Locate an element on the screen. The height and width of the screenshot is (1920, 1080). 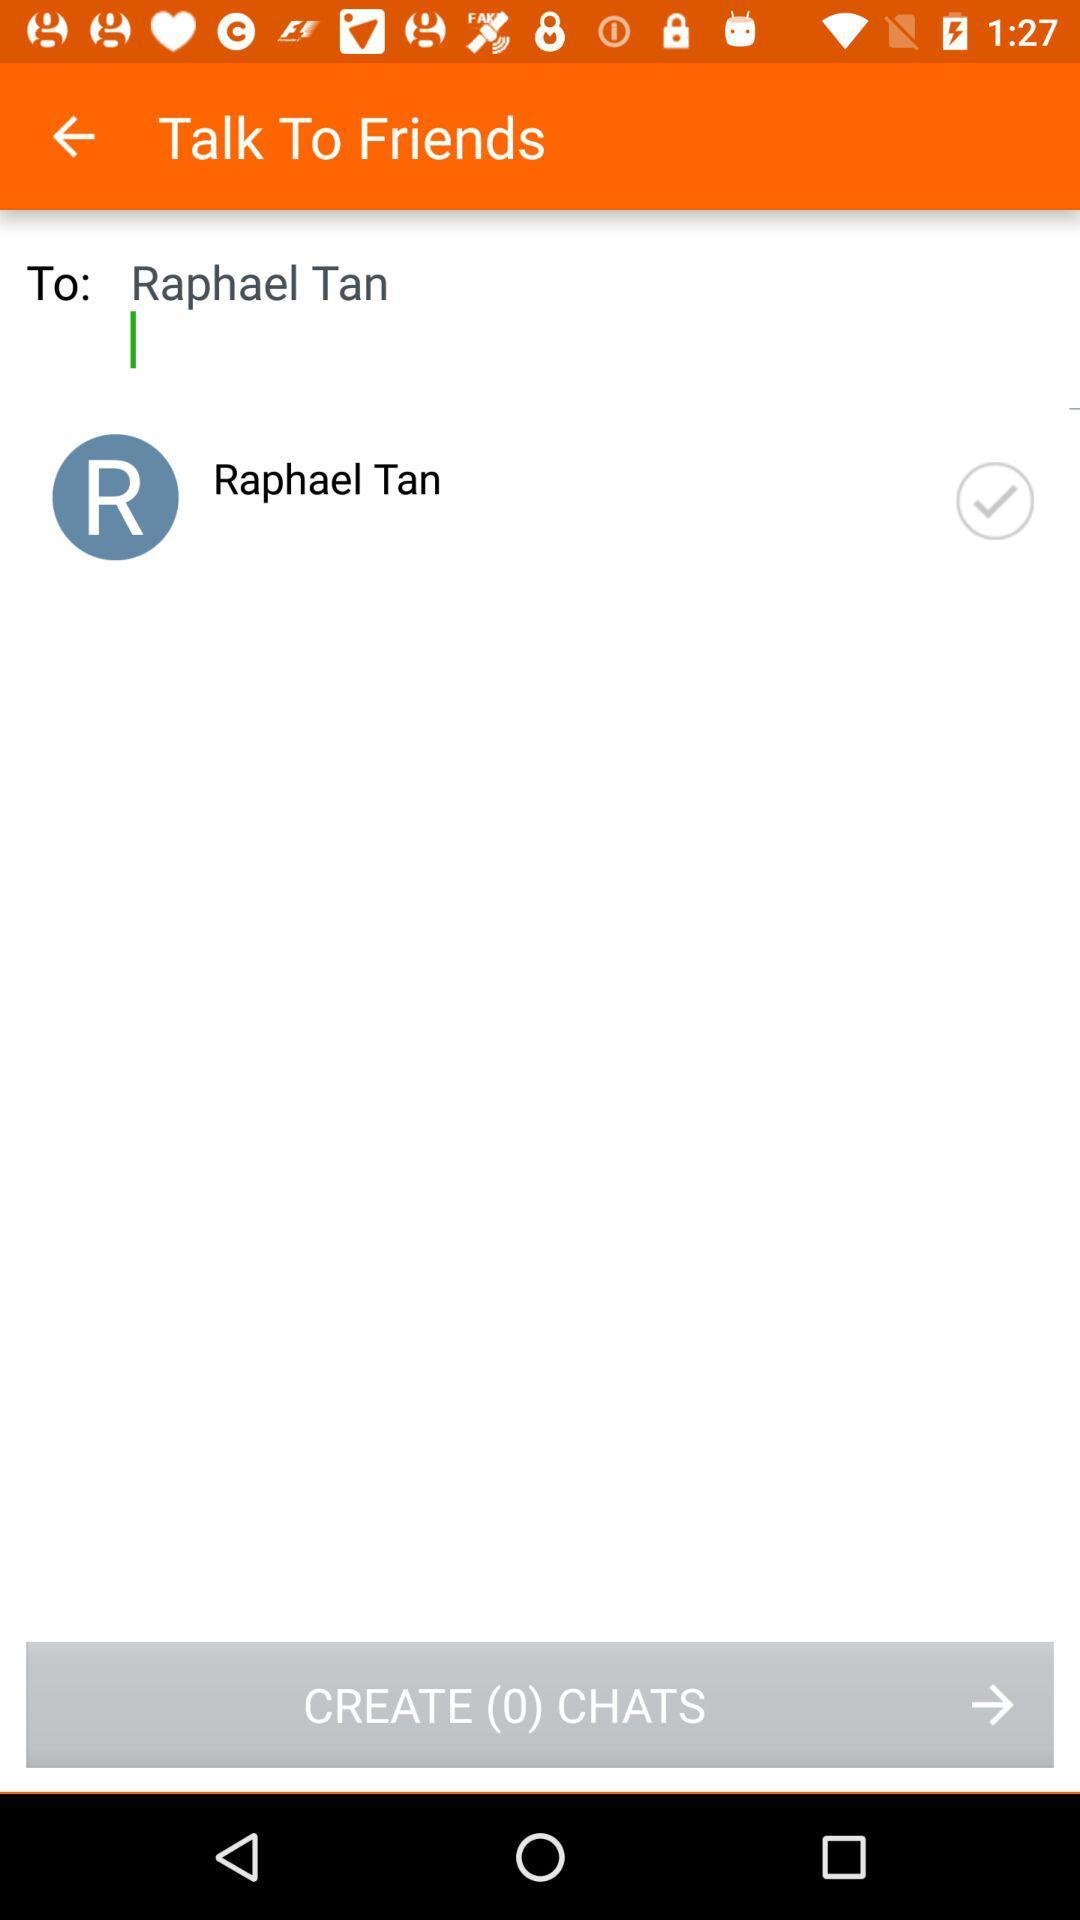
icon to the right of the raphael tan is located at coordinates (995, 501).